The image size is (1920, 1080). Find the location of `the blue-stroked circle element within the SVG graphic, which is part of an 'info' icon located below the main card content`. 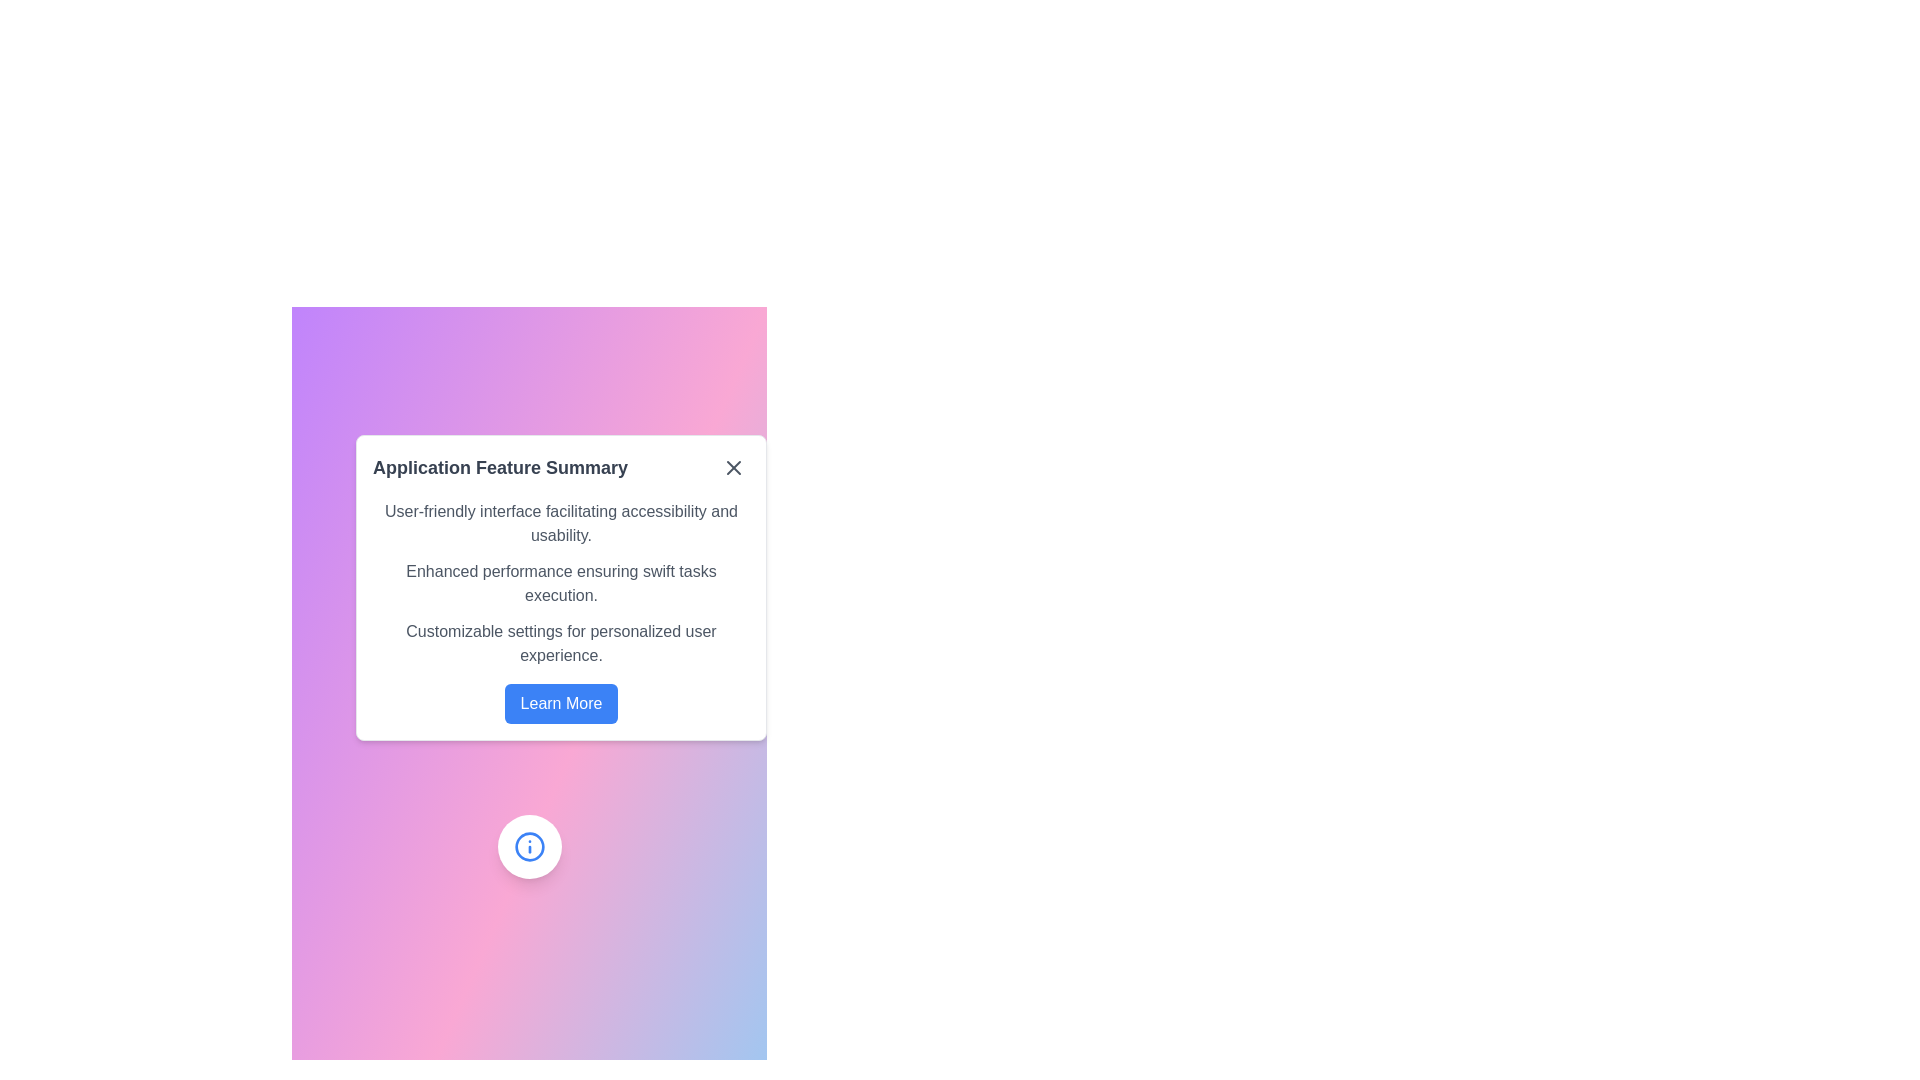

the blue-stroked circle element within the SVG graphic, which is part of an 'info' icon located below the main card content is located at coordinates (529, 847).